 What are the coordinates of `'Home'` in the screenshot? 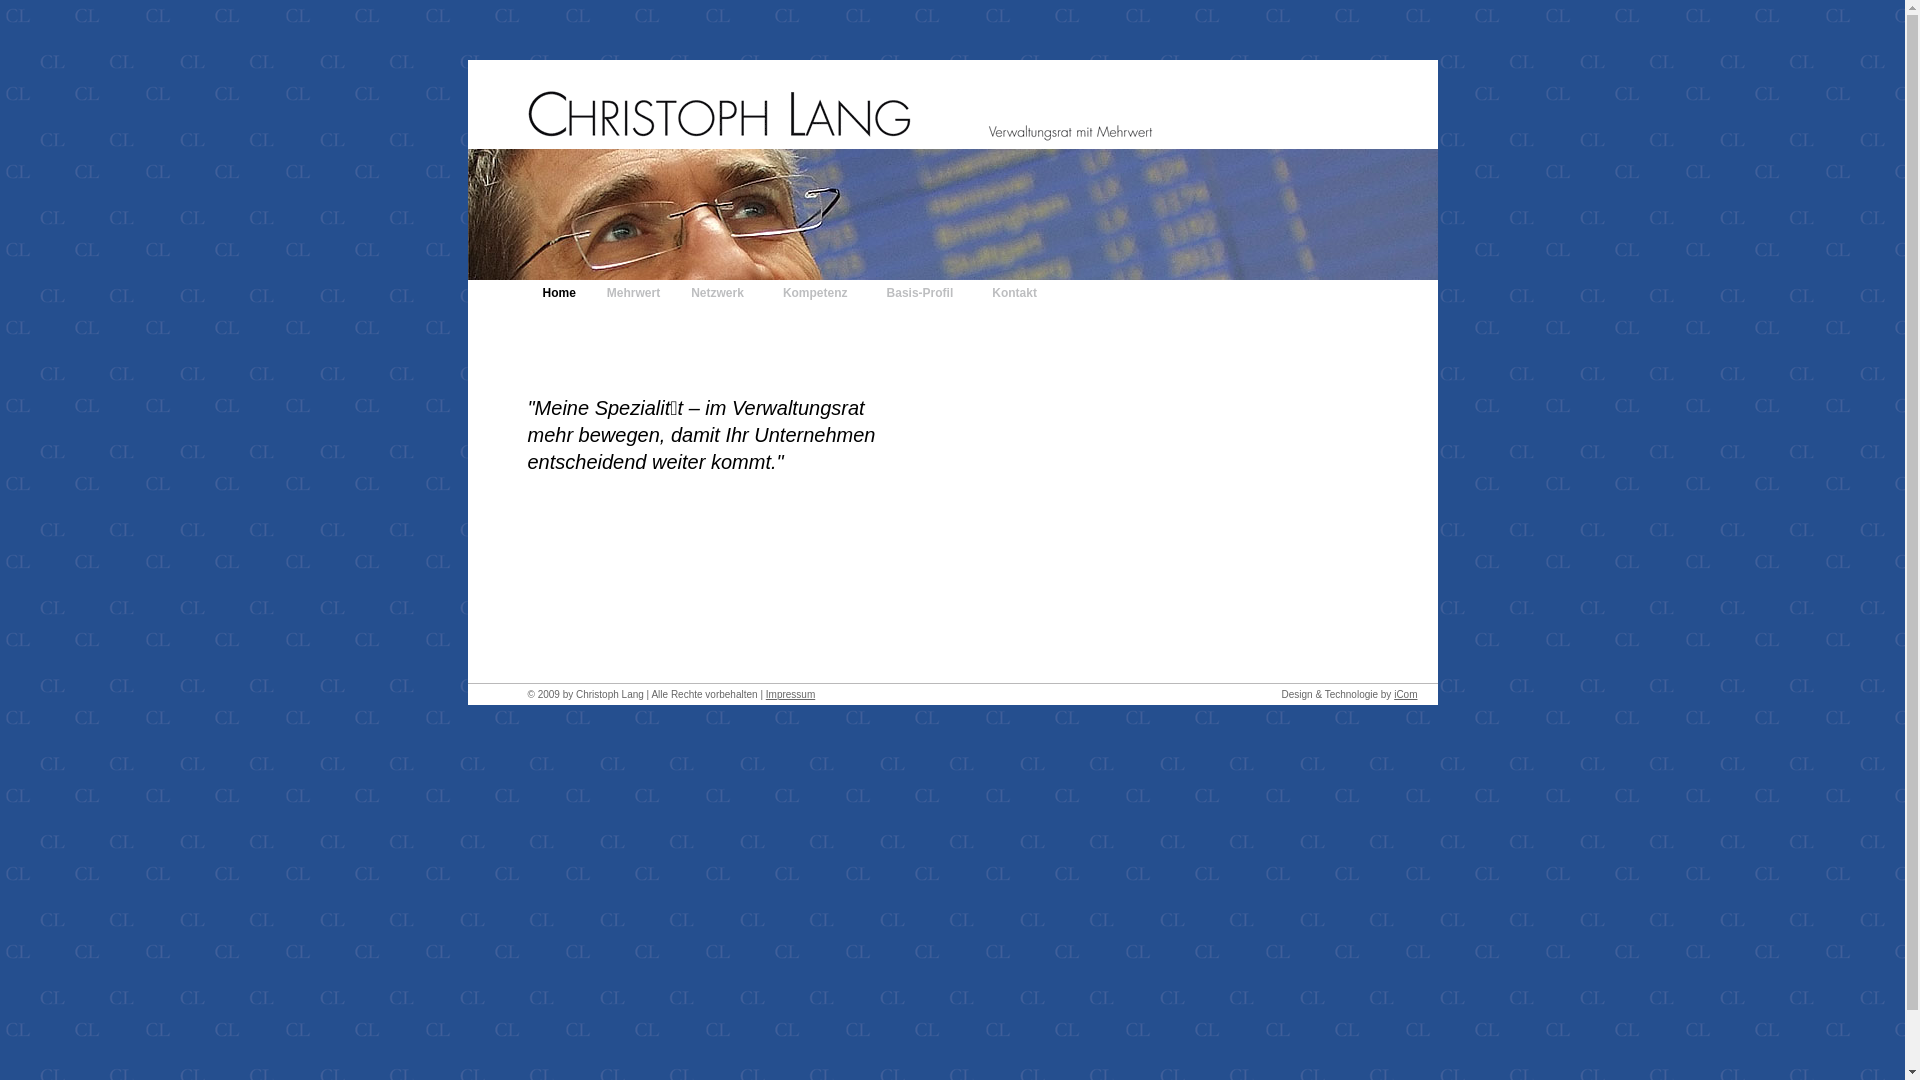 It's located at (559, 293).